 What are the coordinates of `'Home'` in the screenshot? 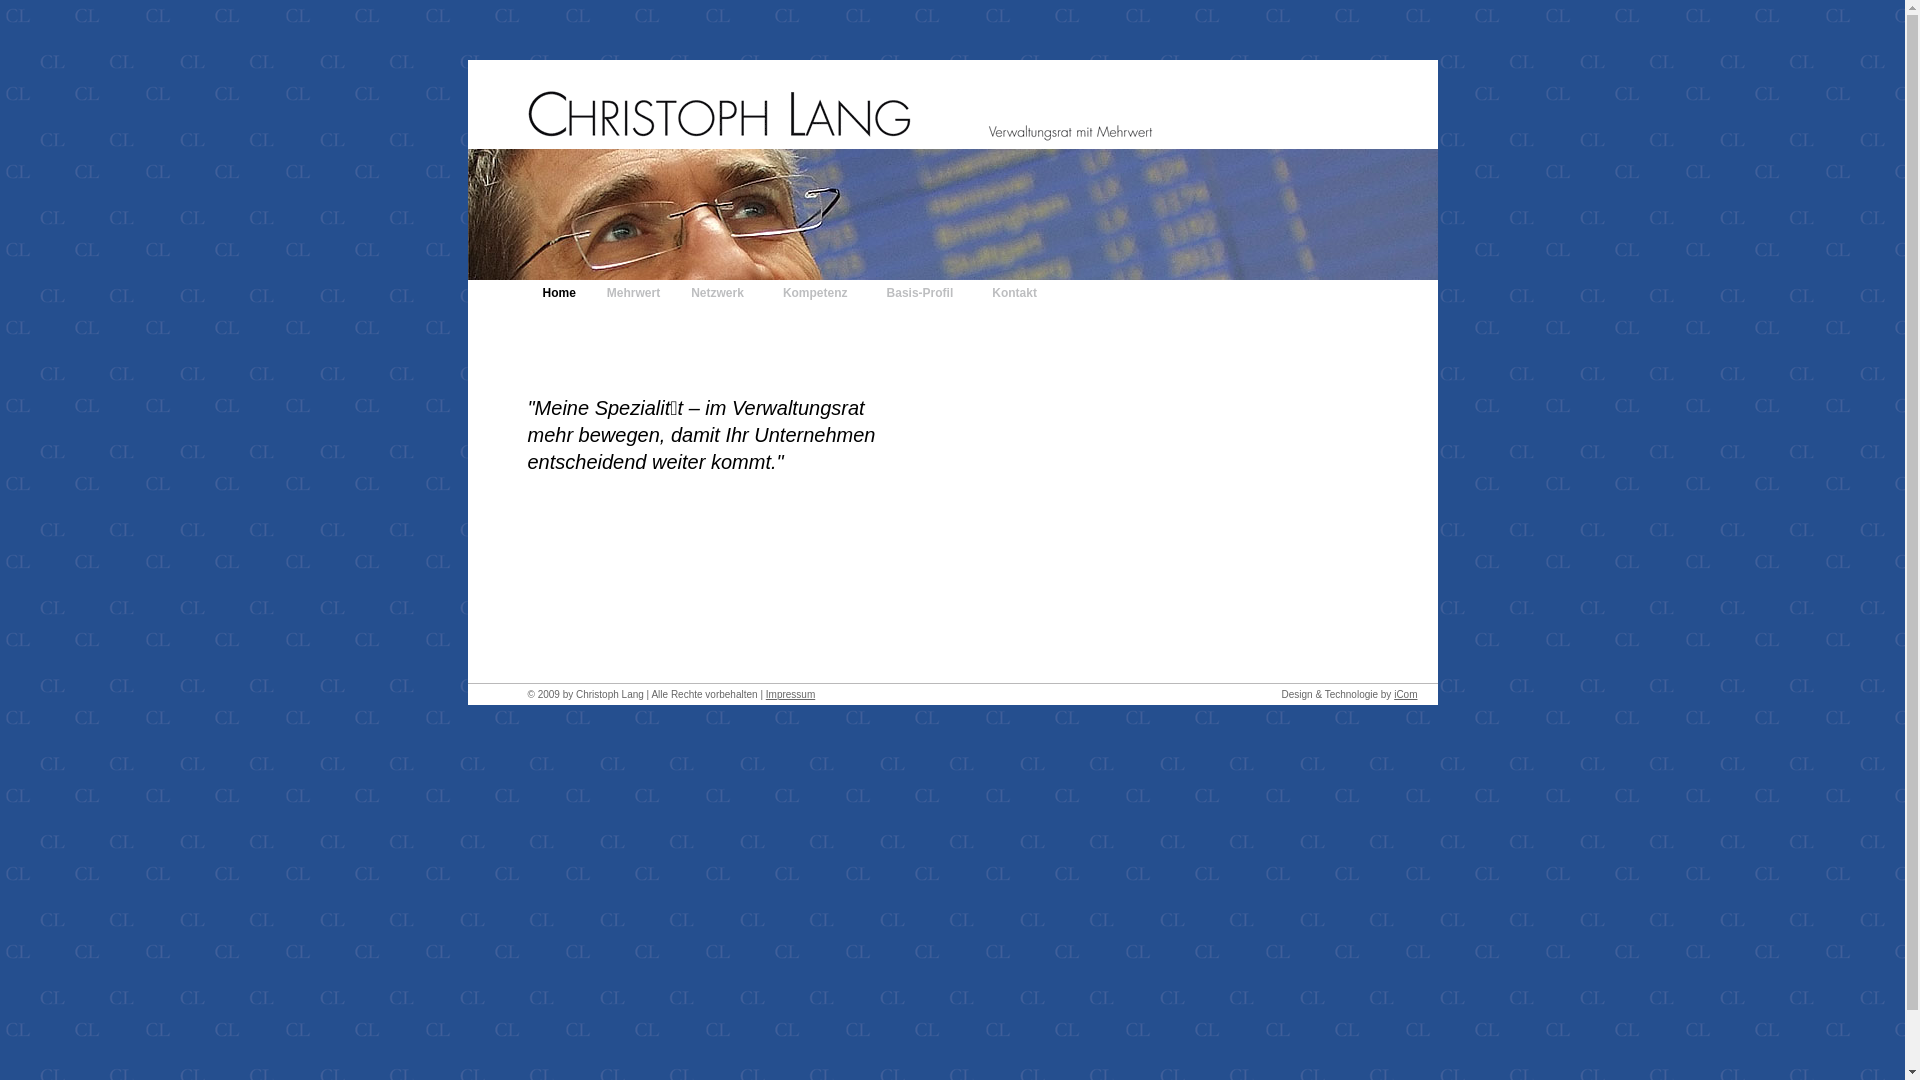 It's located at (559, 293).